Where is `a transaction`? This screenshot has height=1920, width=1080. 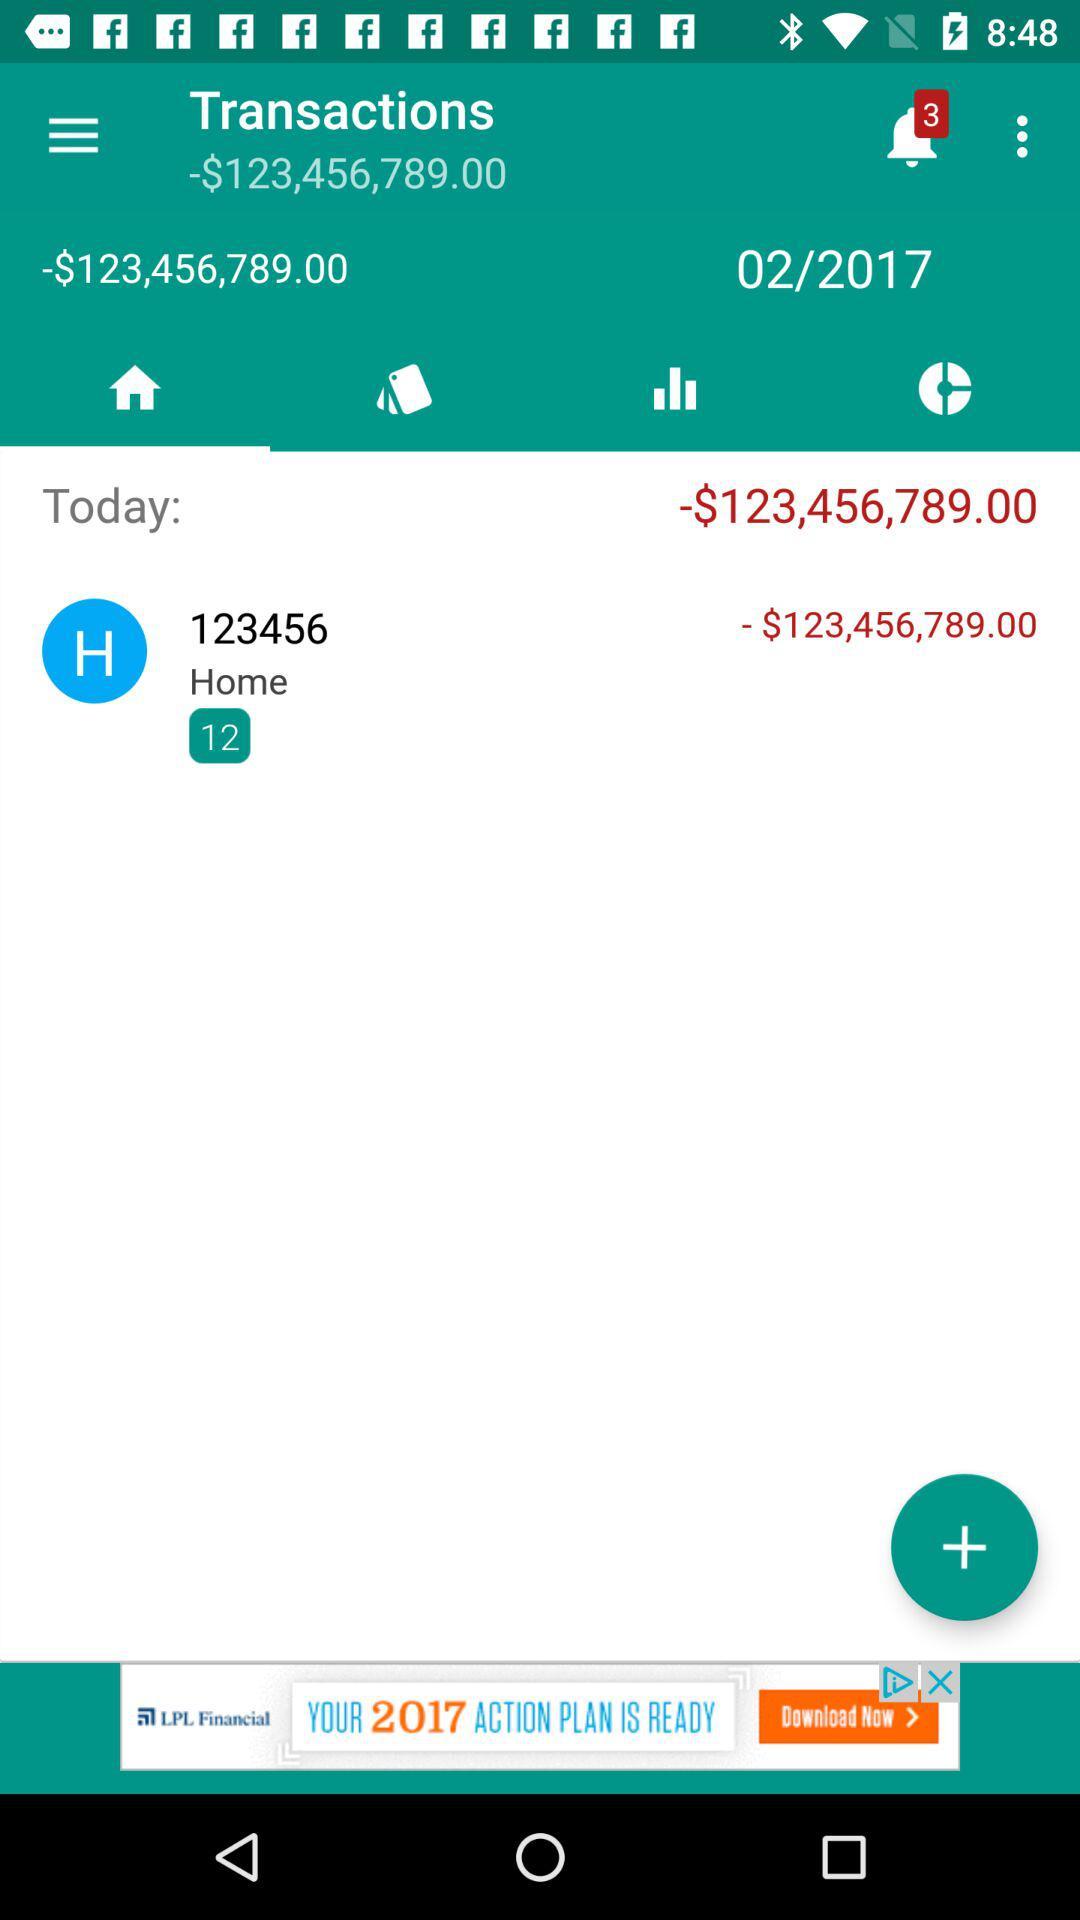 a transaction is located at coordinates (963, 1546).